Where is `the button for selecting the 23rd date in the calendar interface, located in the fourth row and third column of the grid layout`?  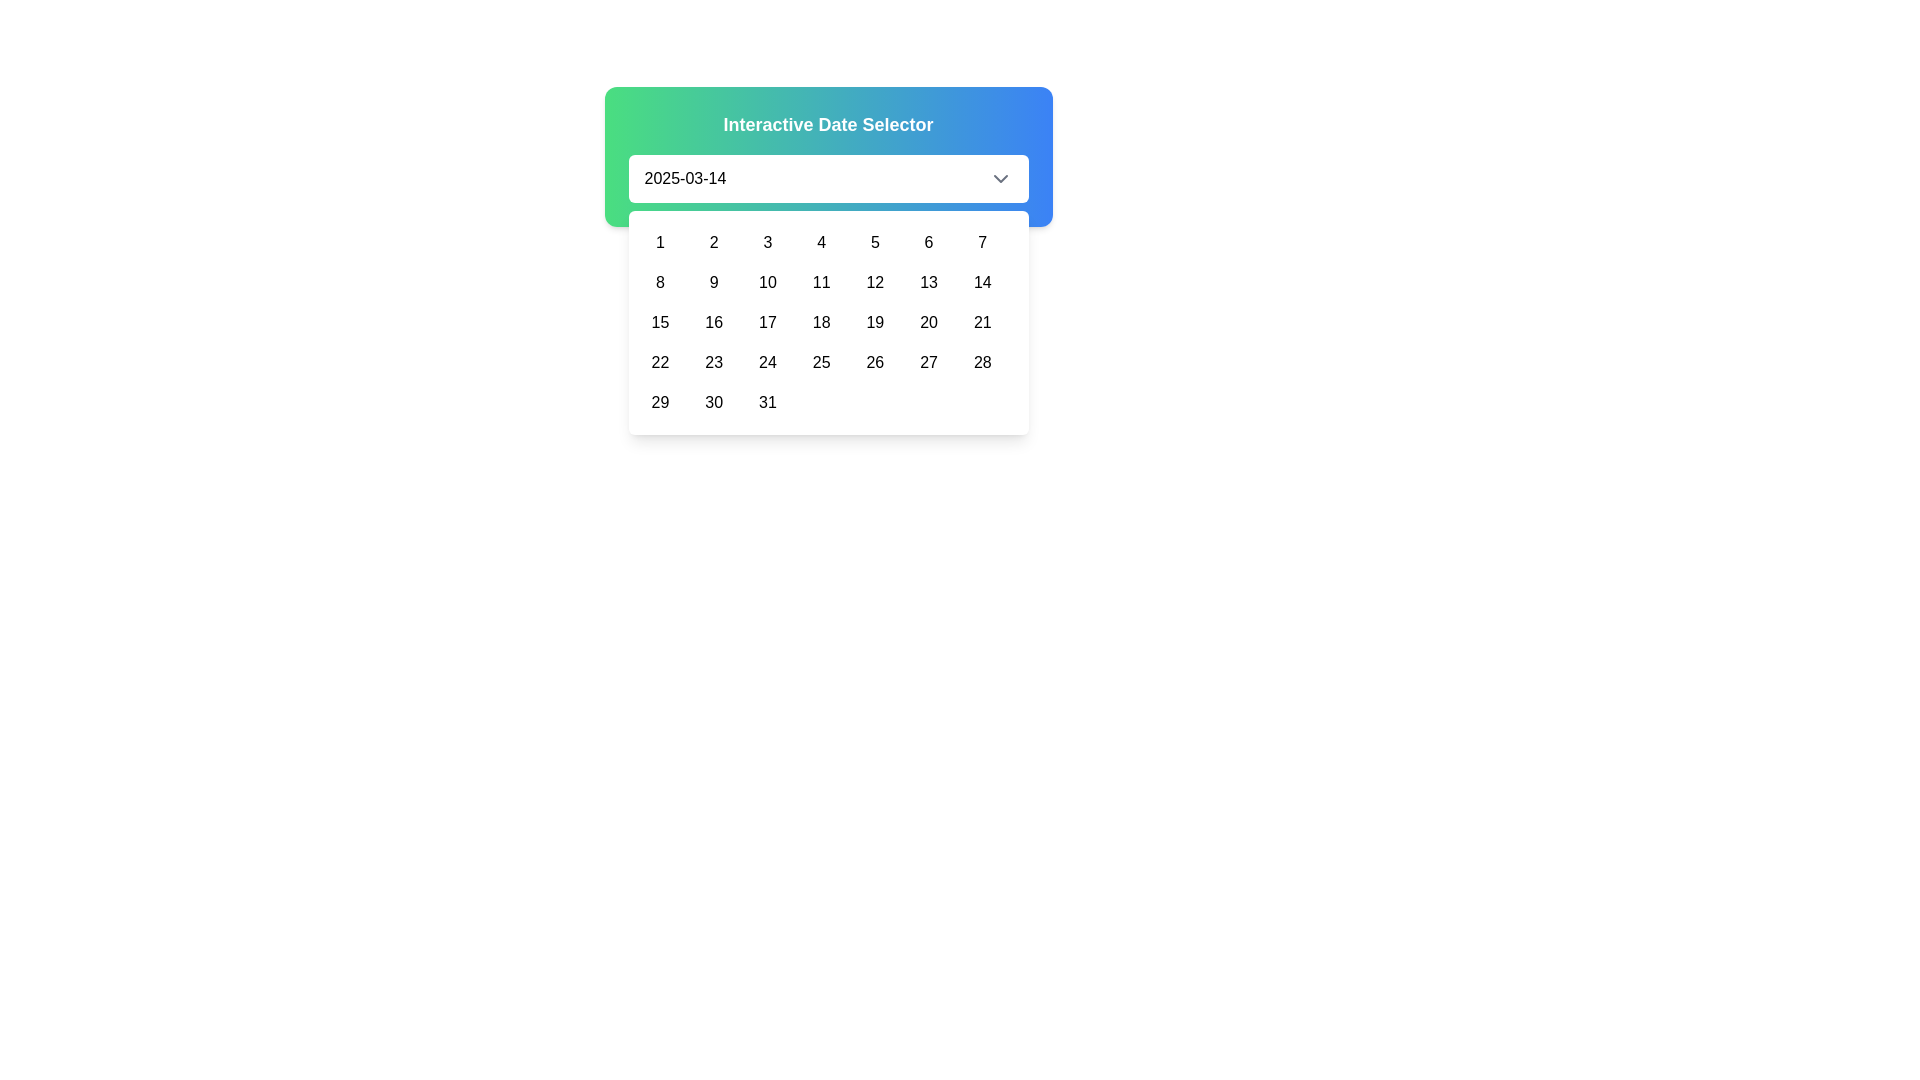
the button for selecting the 23rd date in the calendar interface, located in the fourth row and third column of the grid layout is located at coordinates (714, 362).